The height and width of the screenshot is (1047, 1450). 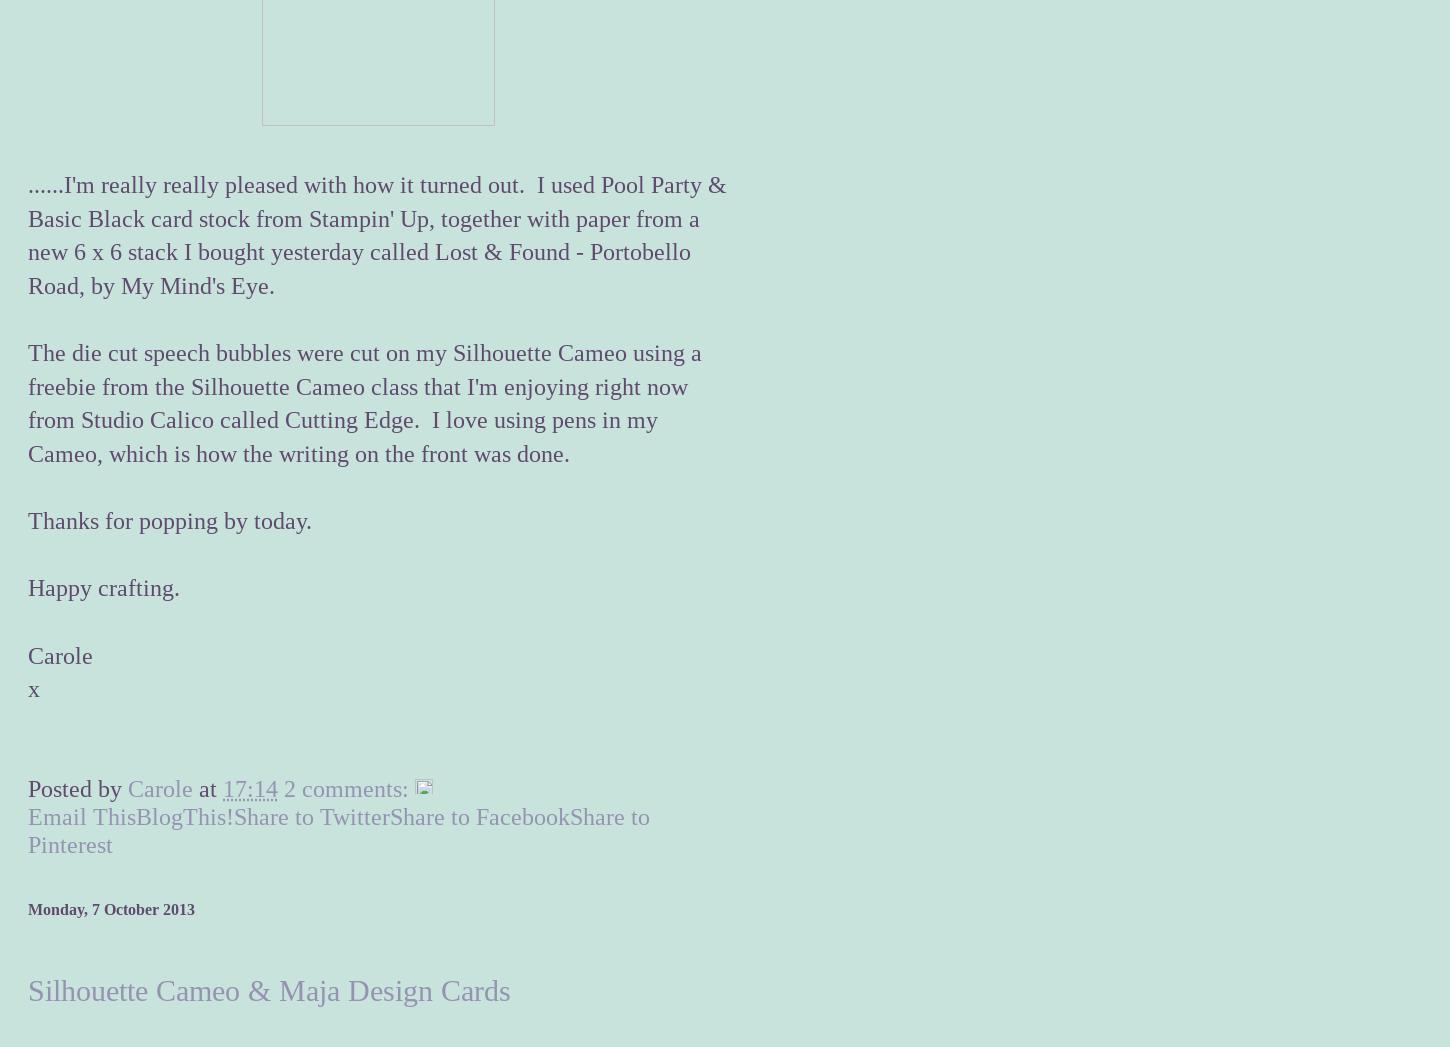 What do you see at coordinates (197, 788) in the screenshot?
I see `'at'` at bounding box center [197, 788].